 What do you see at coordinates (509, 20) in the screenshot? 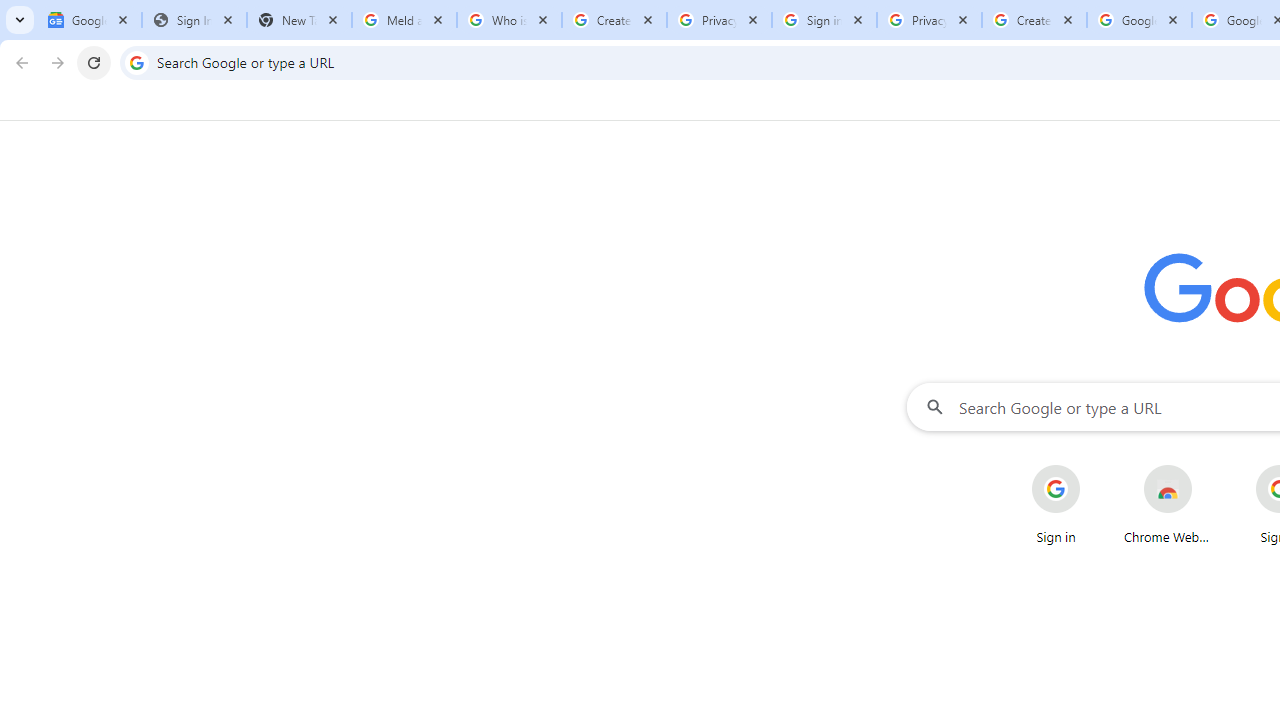
I see `'Who is my administrator? - Google Account Help'` at bounding box center [509, 20].